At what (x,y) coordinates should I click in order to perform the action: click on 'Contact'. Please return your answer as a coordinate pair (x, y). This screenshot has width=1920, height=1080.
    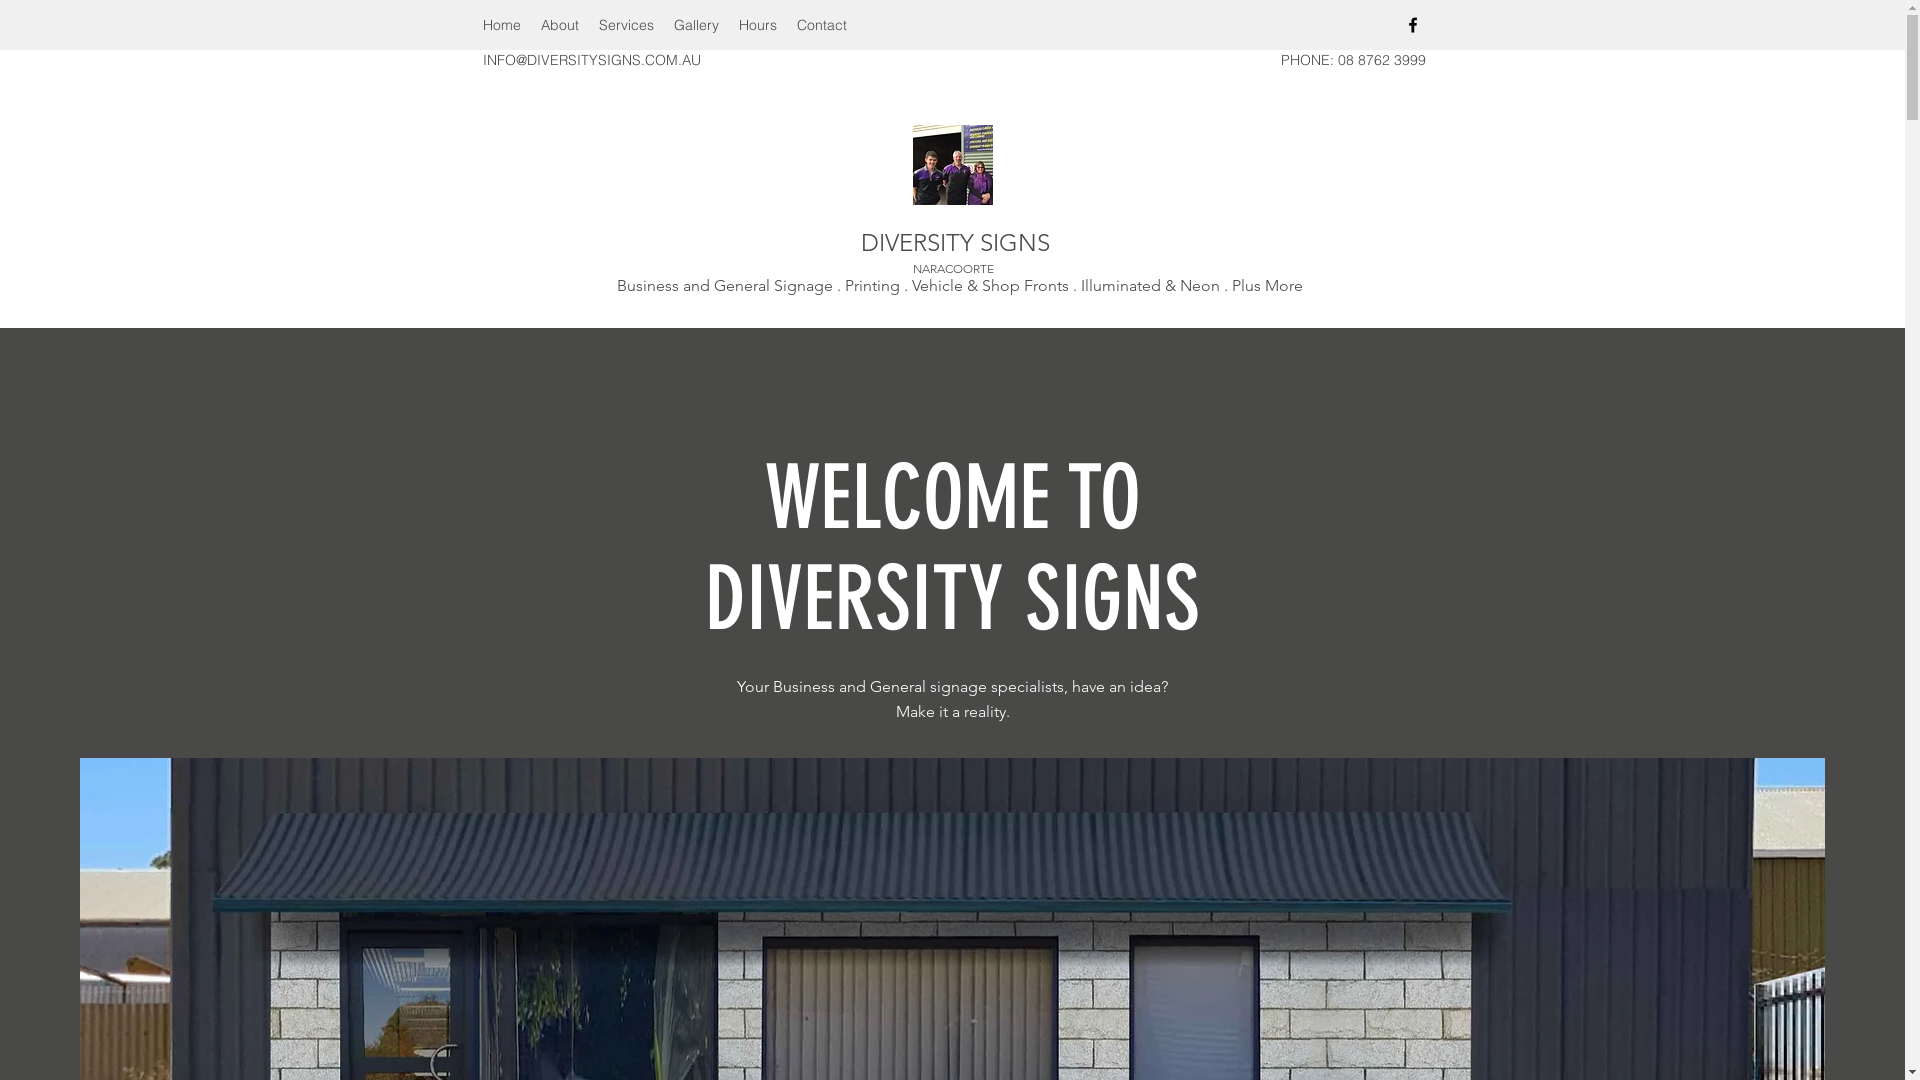
    Looking at the image, I should click on (820, 24).